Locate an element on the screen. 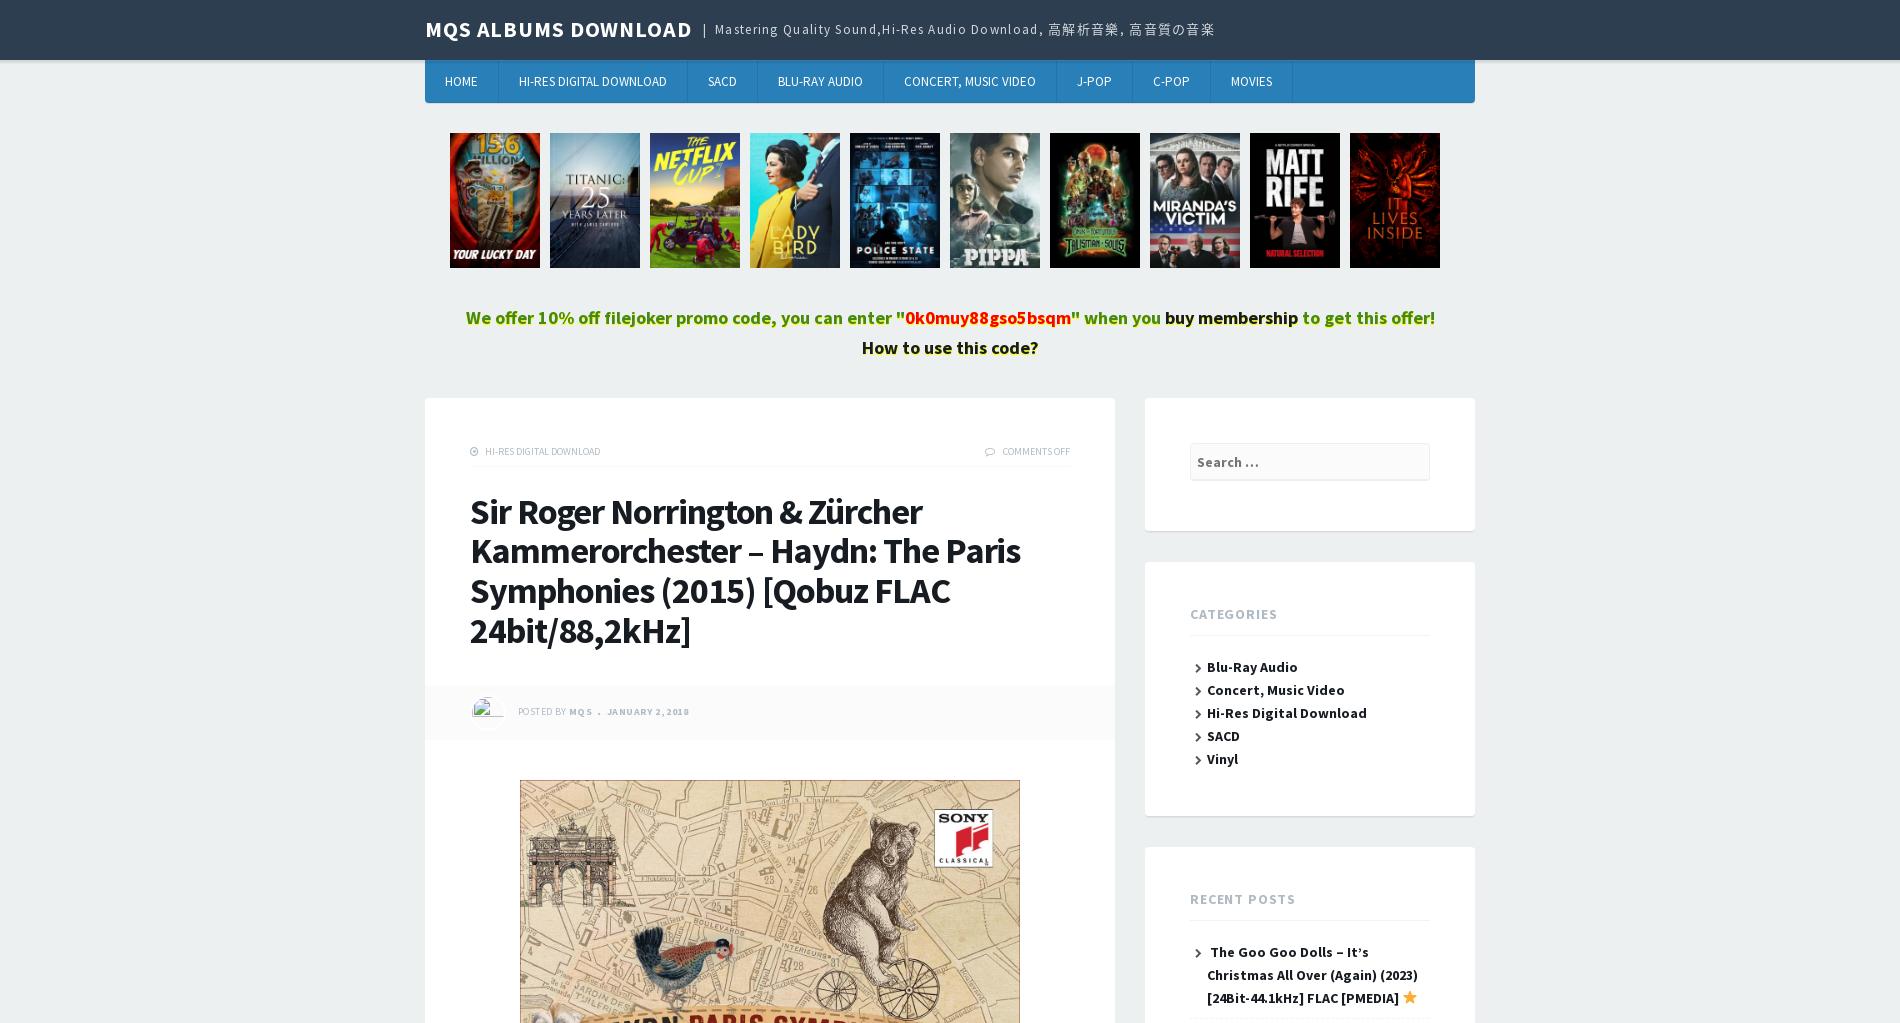 This screenshot has height=1023, width=1900. 'Sir Roger Norrington & Zürcher Kammerorchester – Haydn: The Paris Symphonies (2015) [Qobuz FLAC 24bit/88,2kHz]' is located at coordinates (743, 570).